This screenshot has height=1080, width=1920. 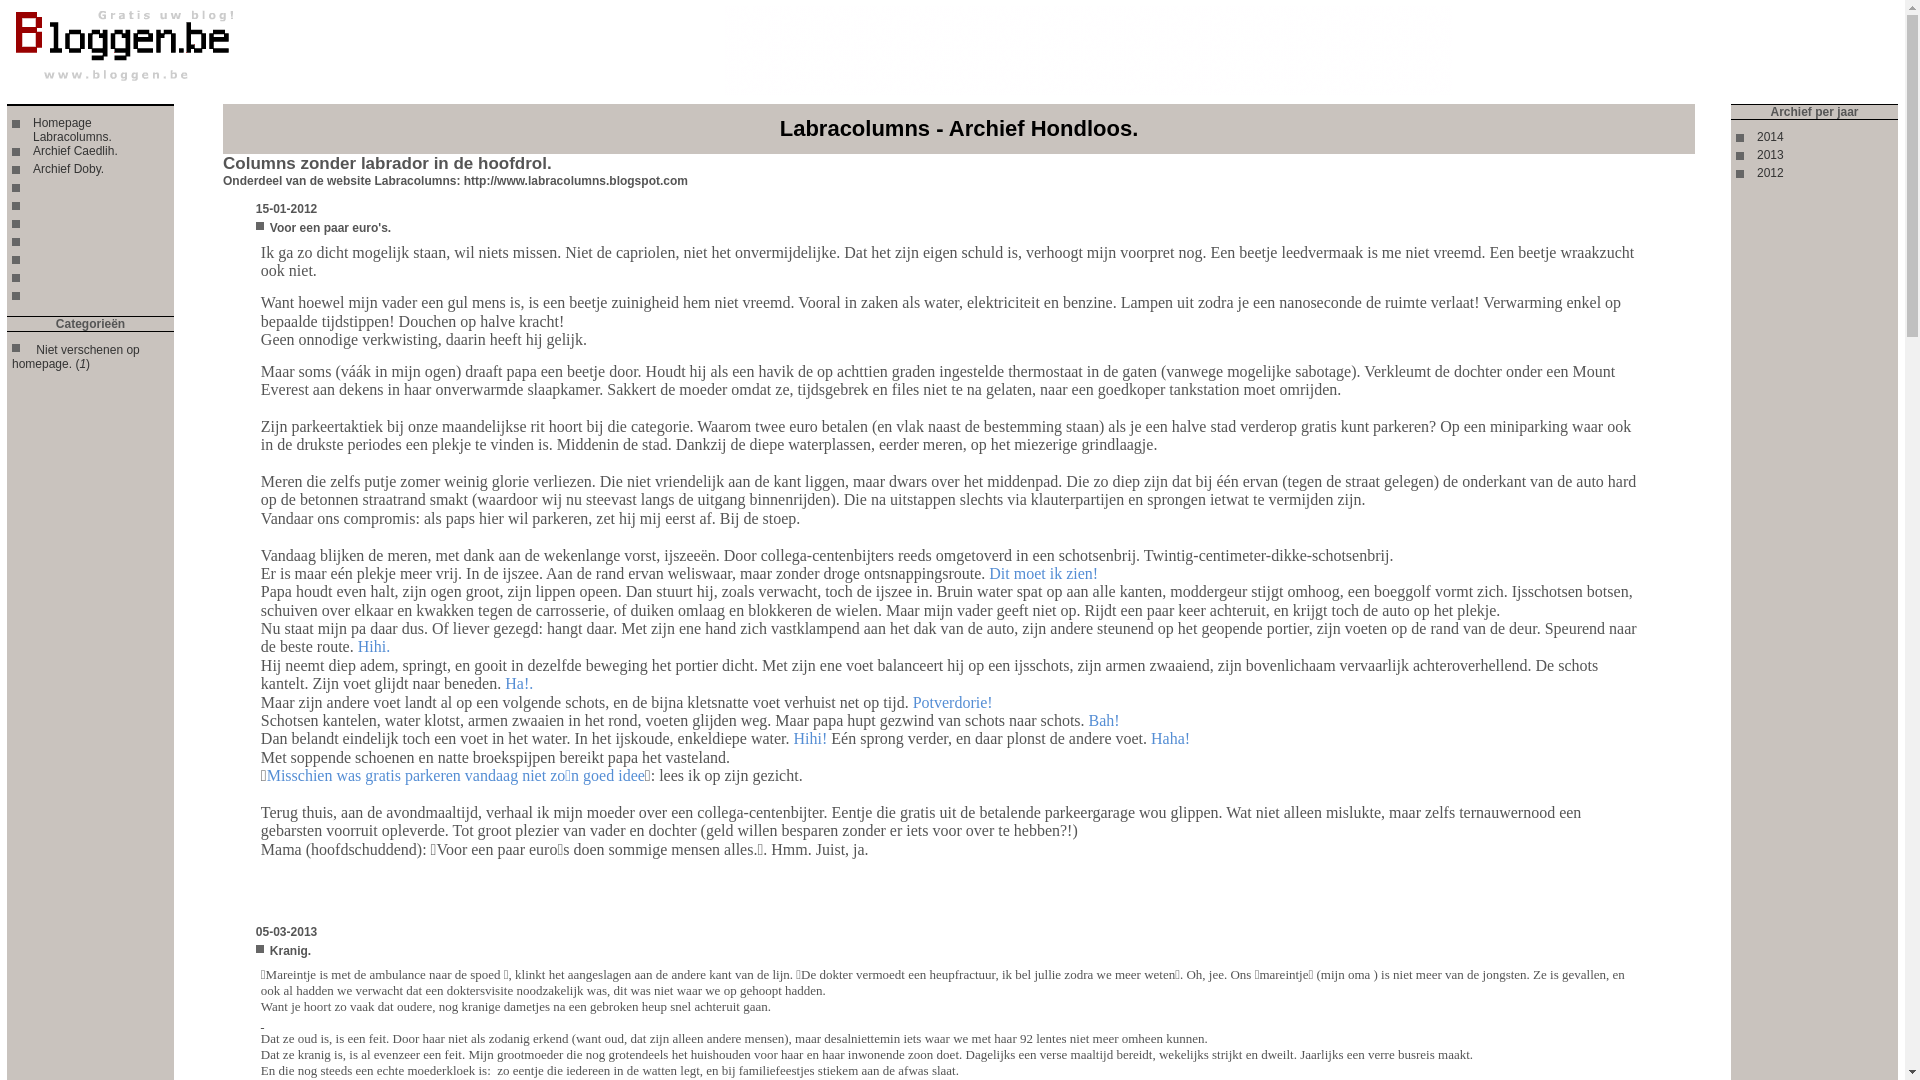 What do you see at coordinates (72, 130) in the screenshot?
I see `'Homepage Labracolumns.'` at bounding box center [72, 130].